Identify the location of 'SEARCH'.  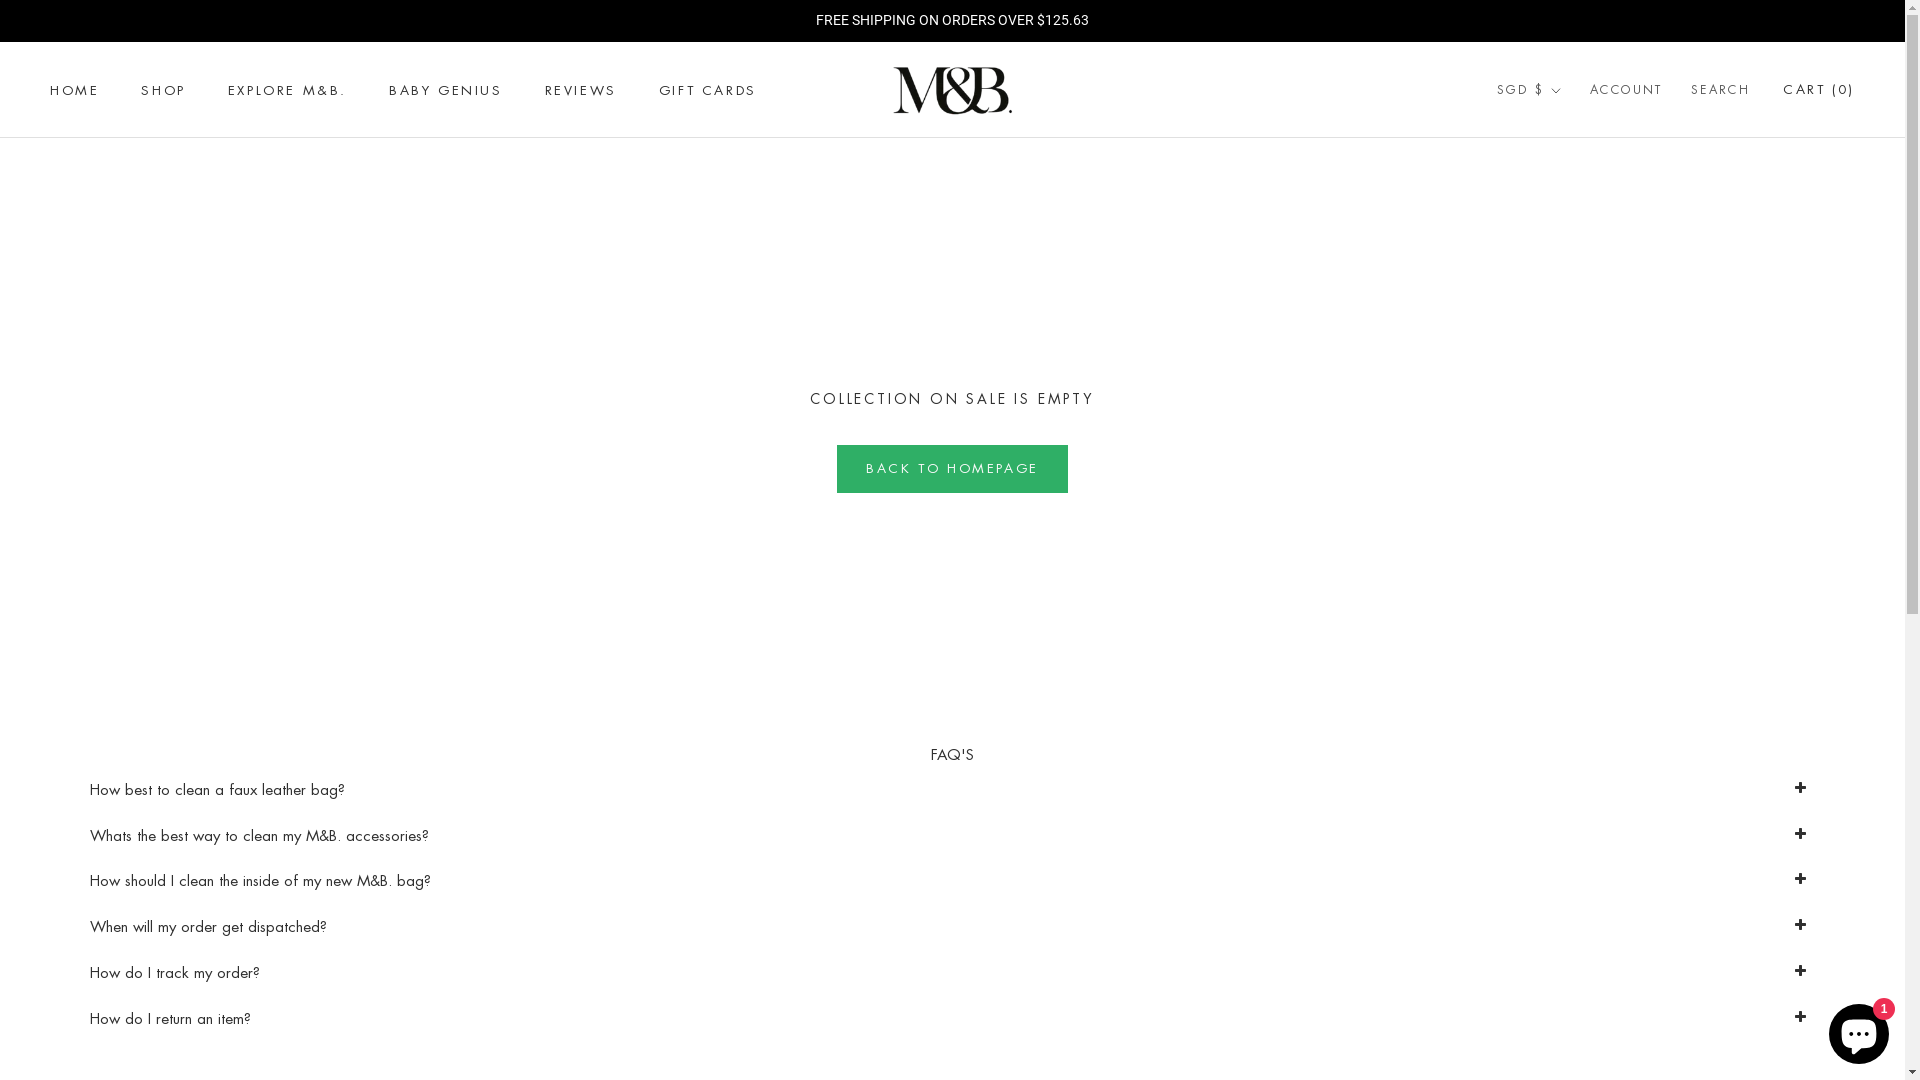
(1719, 91).